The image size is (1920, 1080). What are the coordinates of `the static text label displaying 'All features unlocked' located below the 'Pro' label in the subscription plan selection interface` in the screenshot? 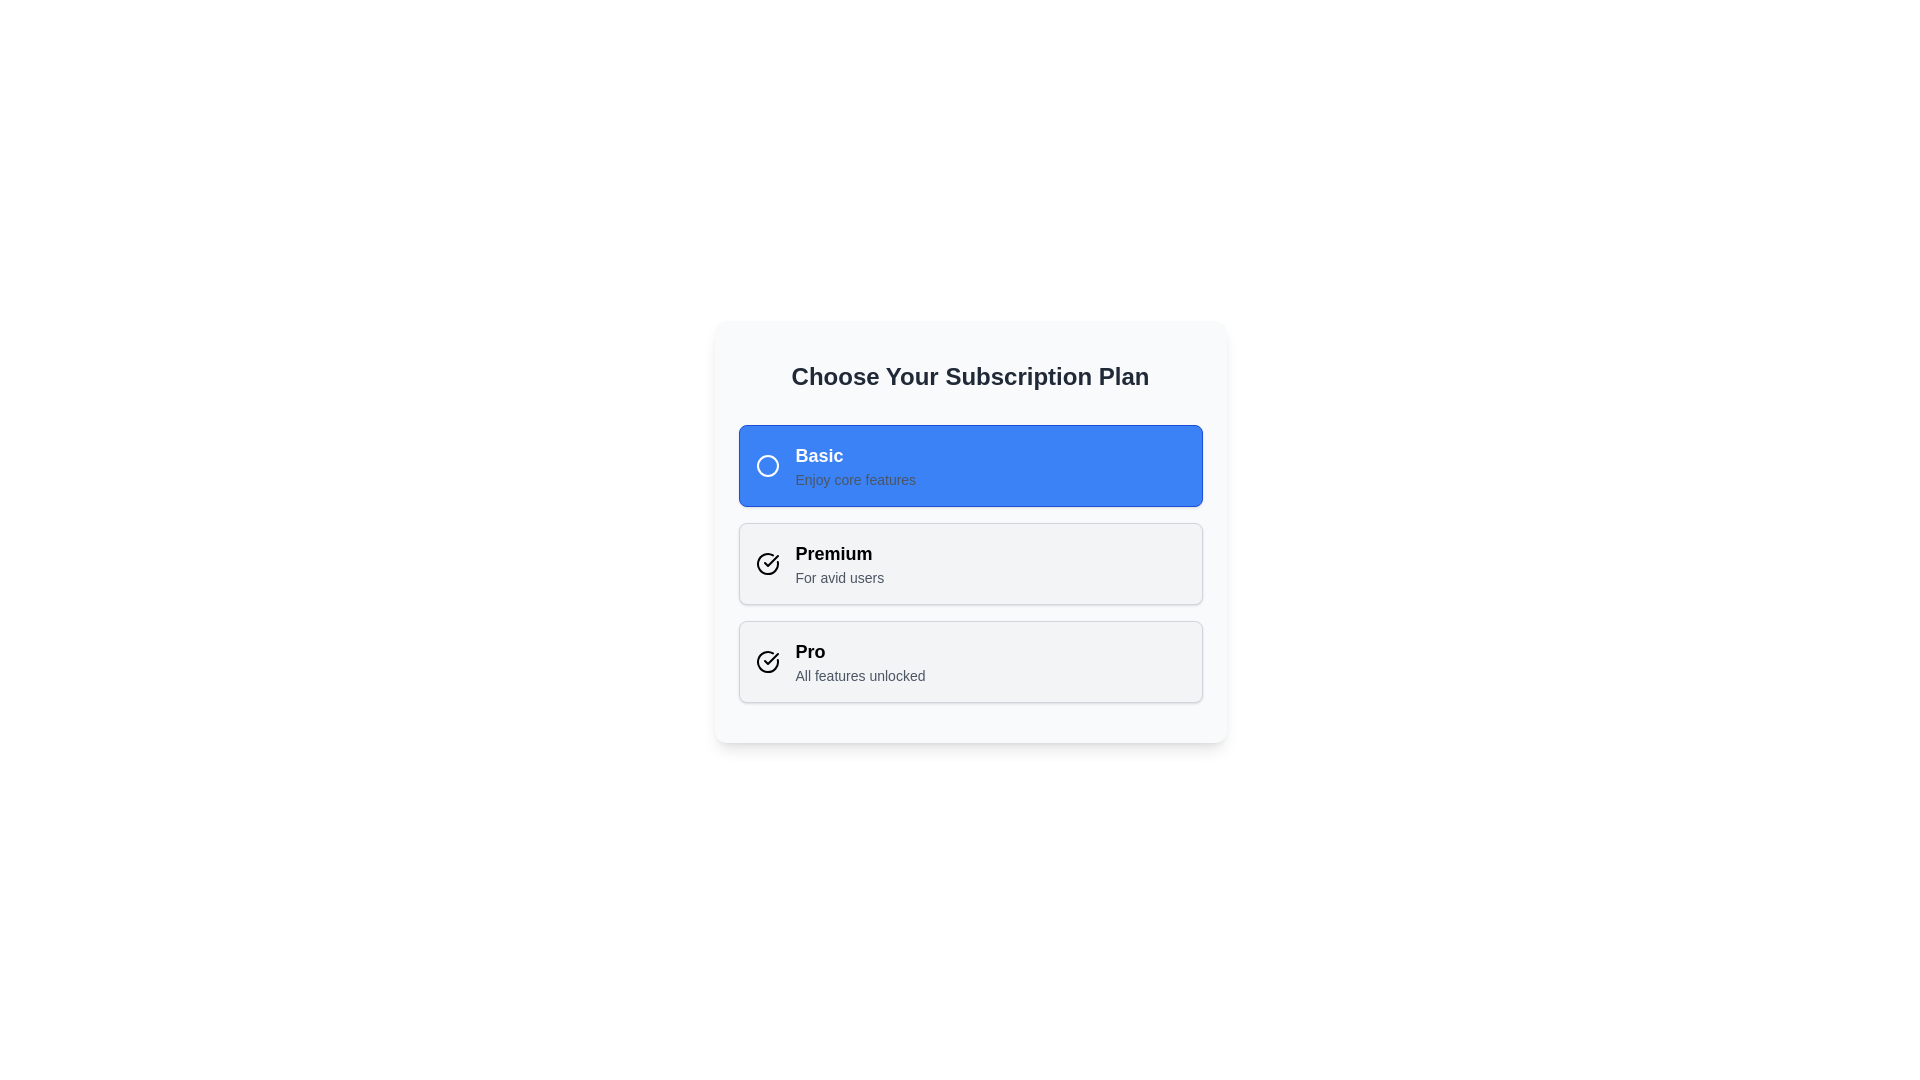 It's located at (860, 675).